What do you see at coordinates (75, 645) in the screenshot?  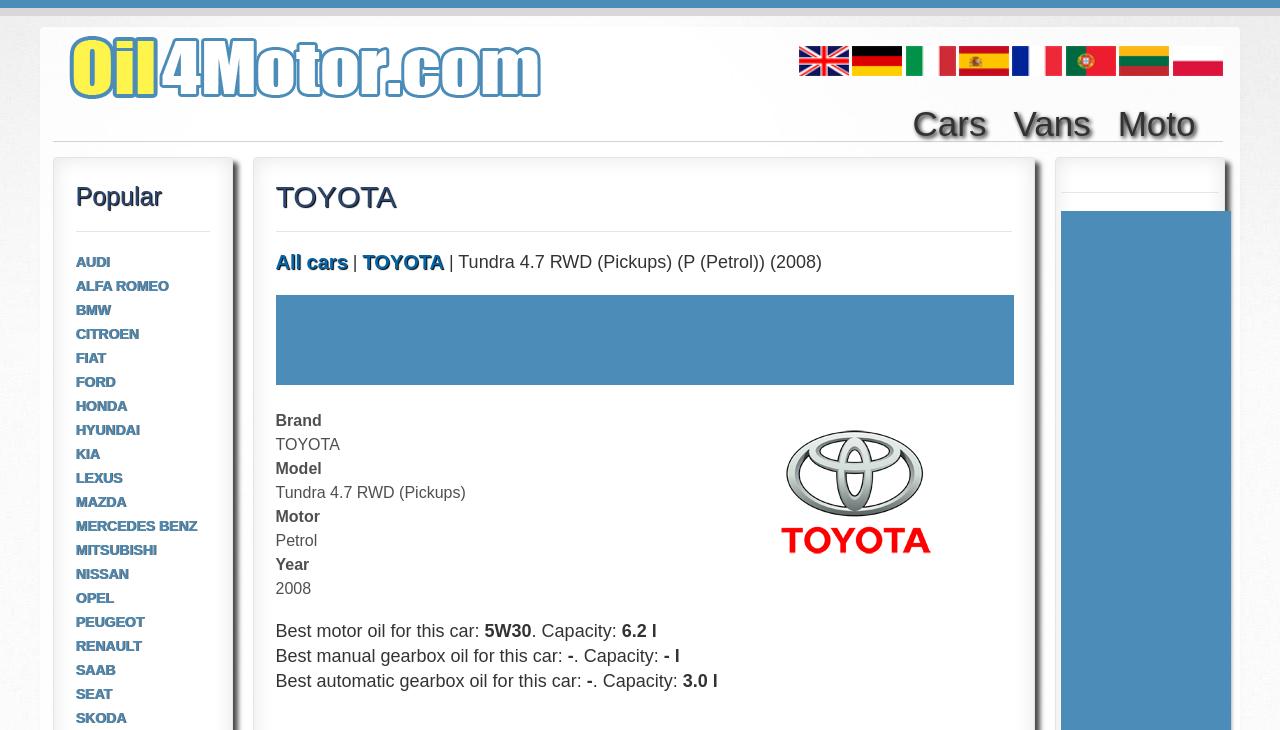 I see `'RENAULT'` at bounding box center [75, 645].